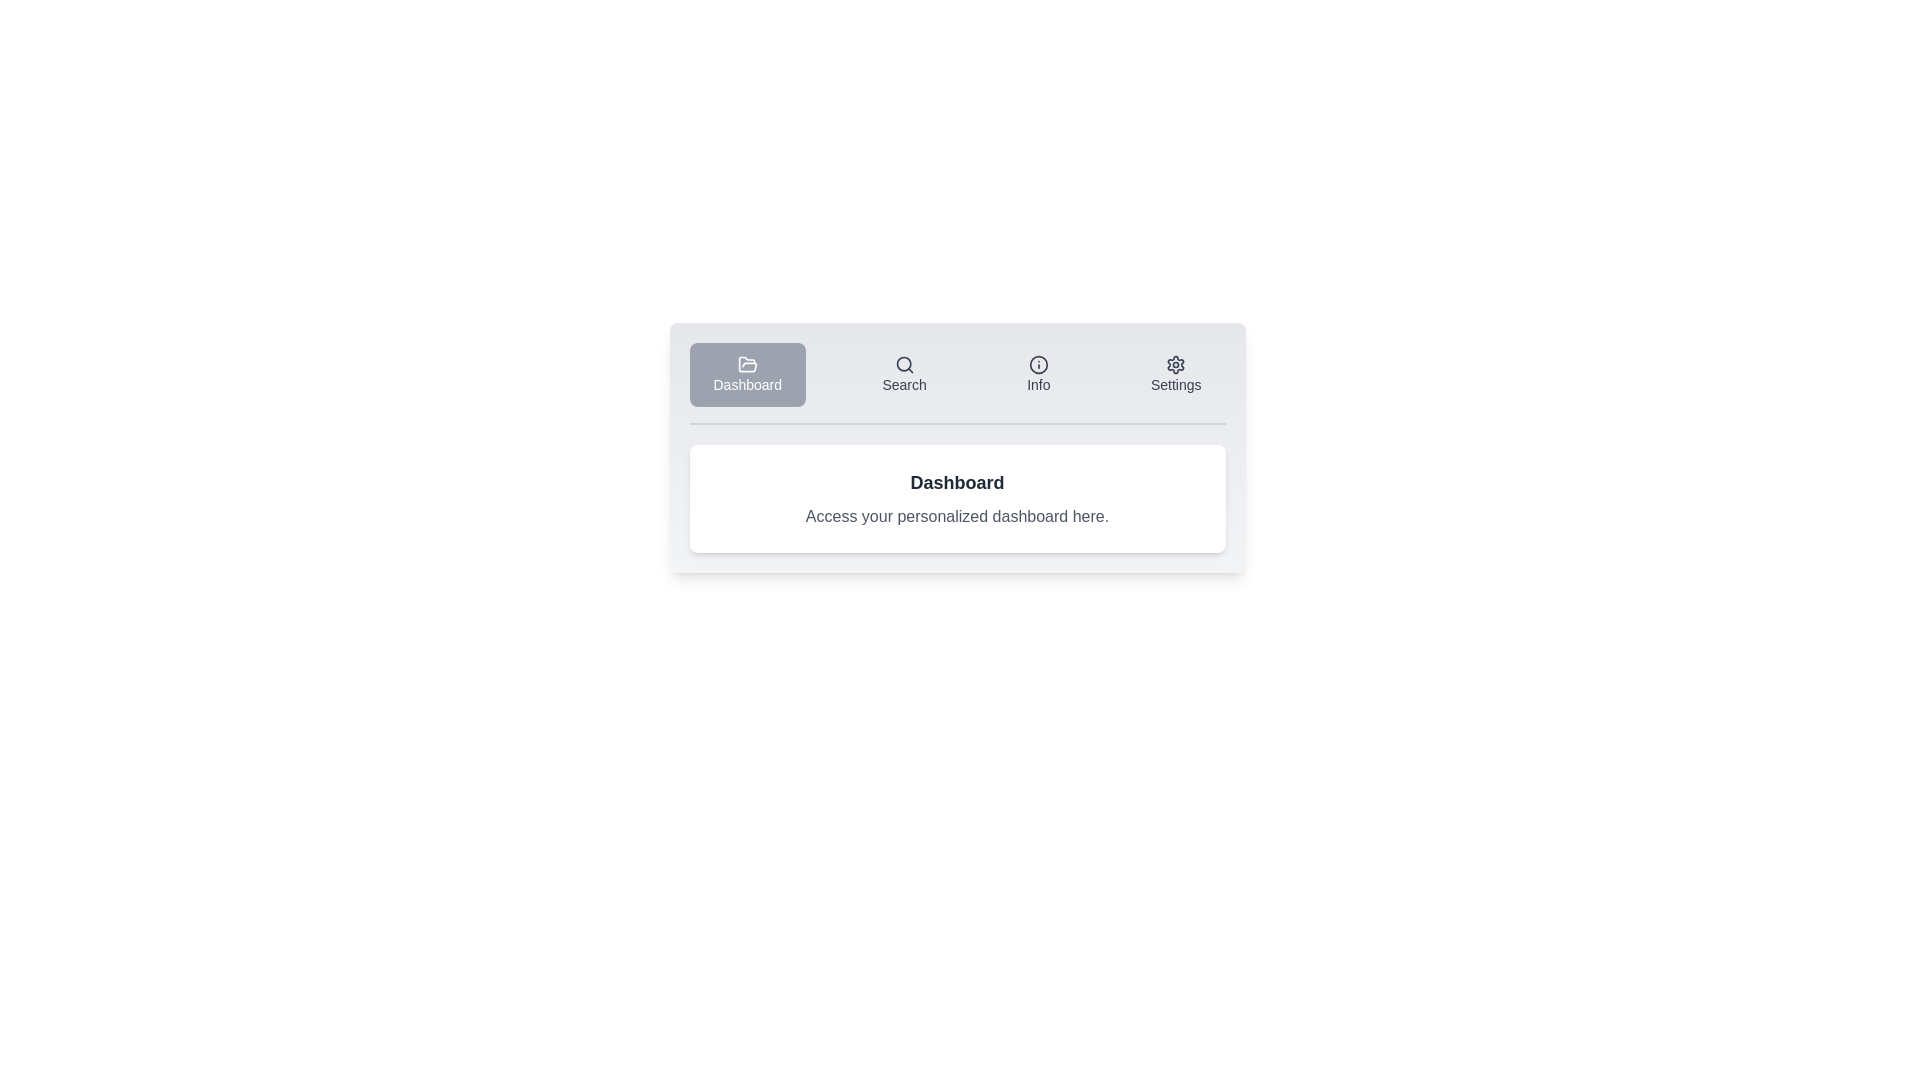 Image resolution: width=1920 pixels, height=1080 pixels. I want to click on the tab labeled Settings, so click(1176, 374).